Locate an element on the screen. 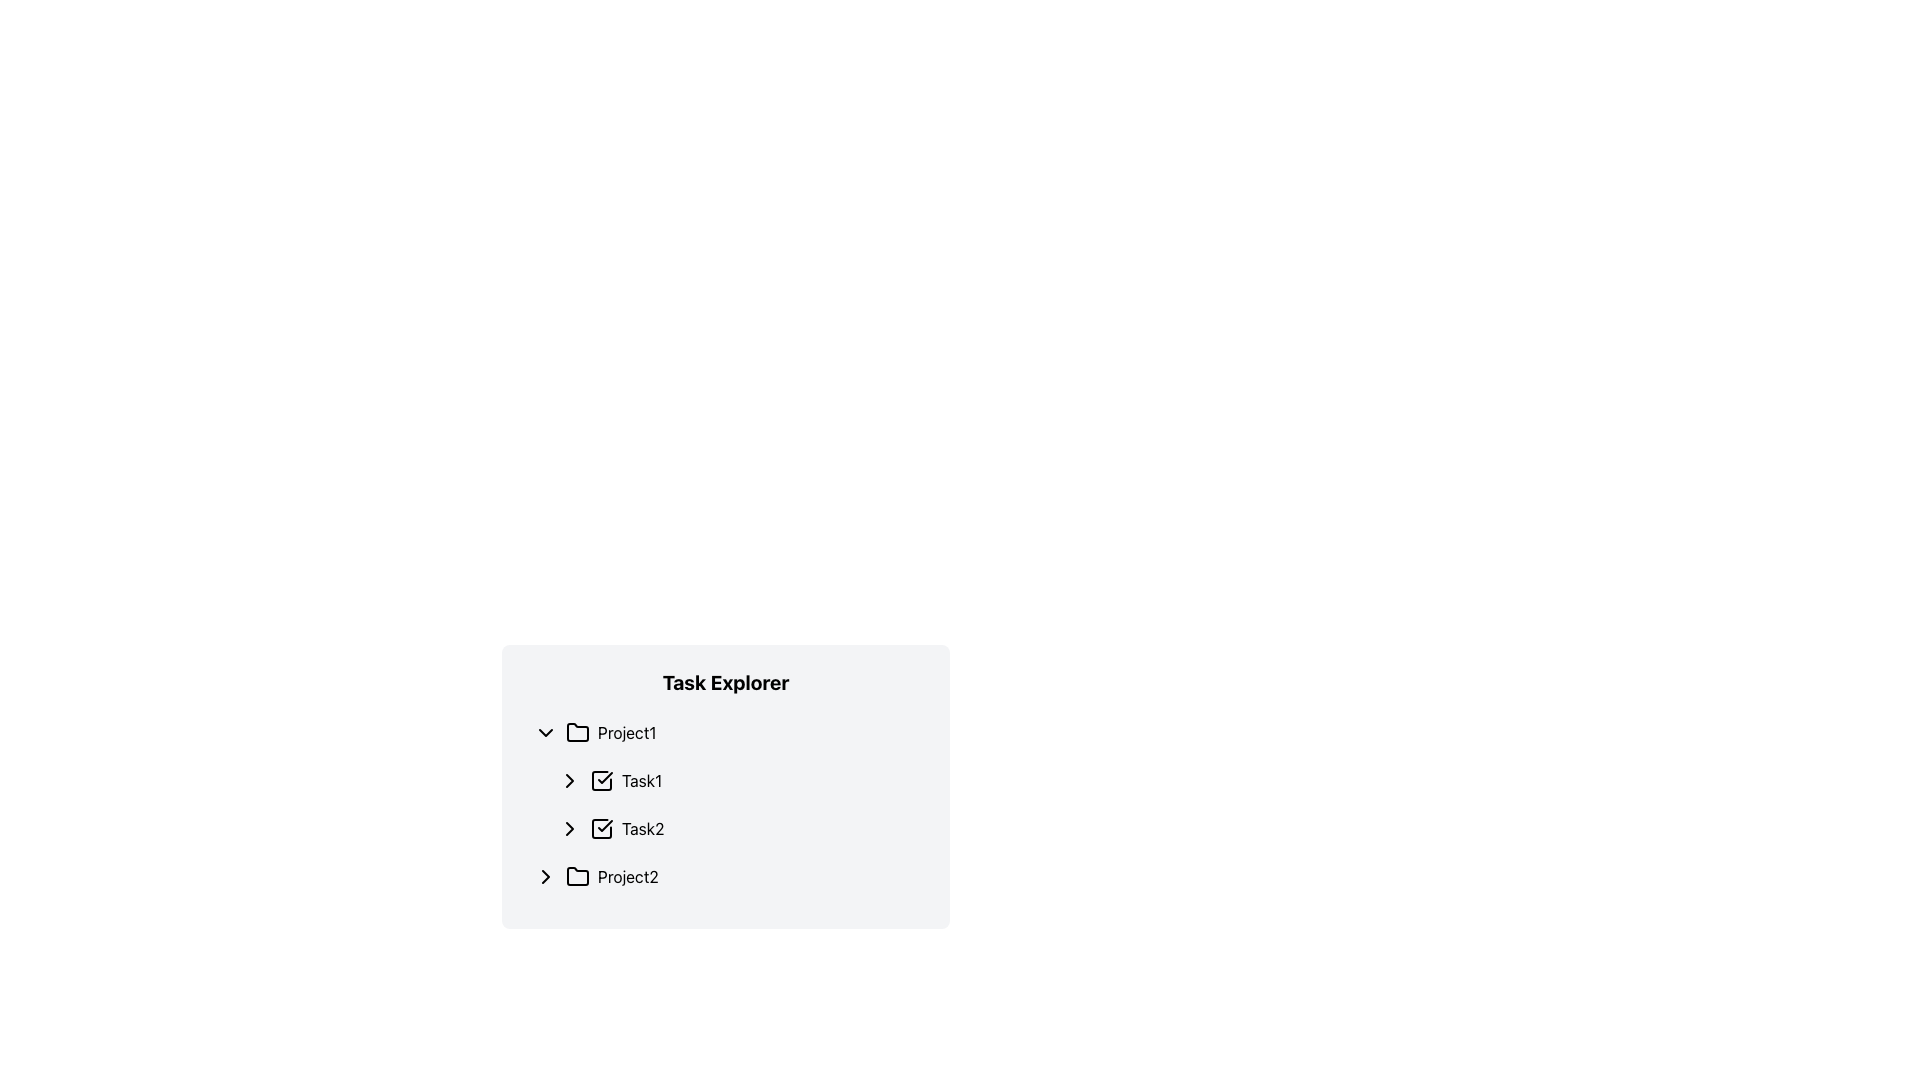  the task status indicated by the checklist icon representing the completed task next to 'Task2' under 'Project1' is located at coordinates (600, 829).